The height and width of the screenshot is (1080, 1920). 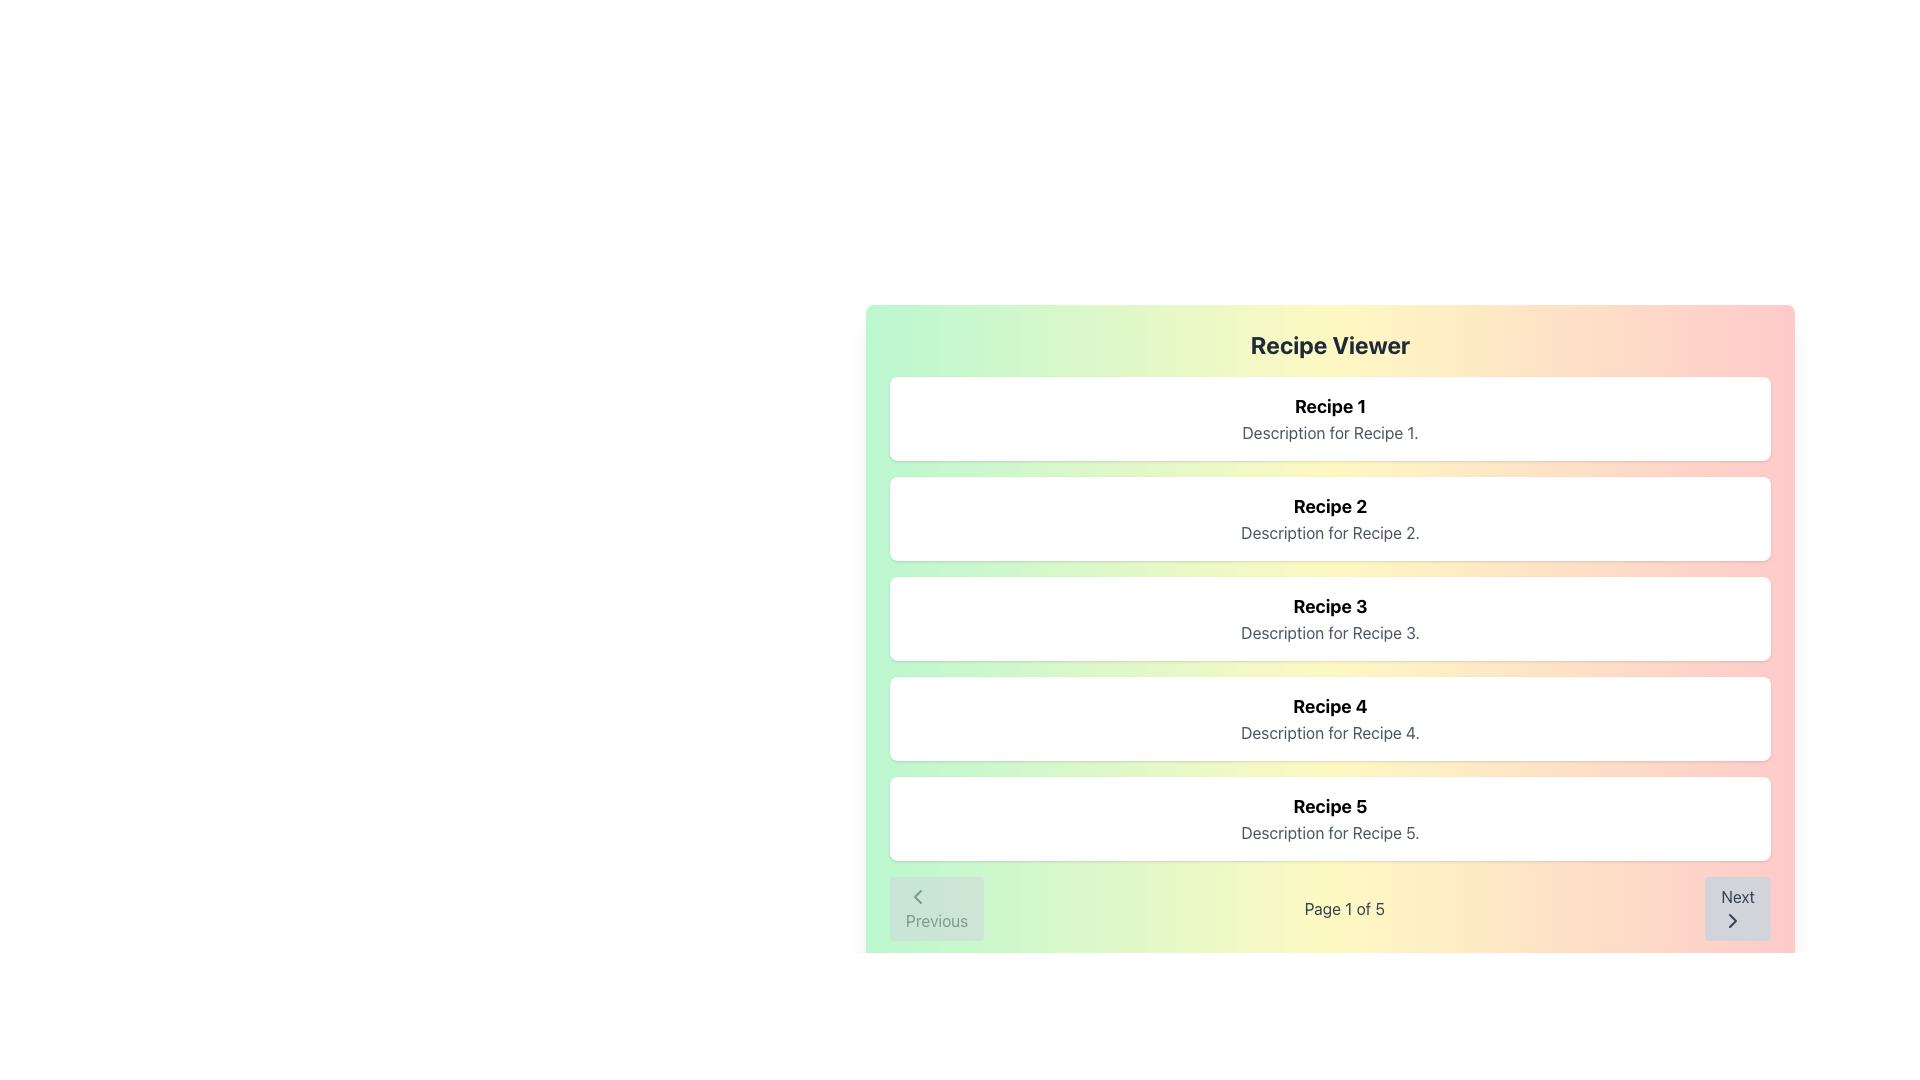 I want to click on text displayed in the title of the fourth recipe in the vertically stacked list of recipe entries, so click(x=1330, y=705).